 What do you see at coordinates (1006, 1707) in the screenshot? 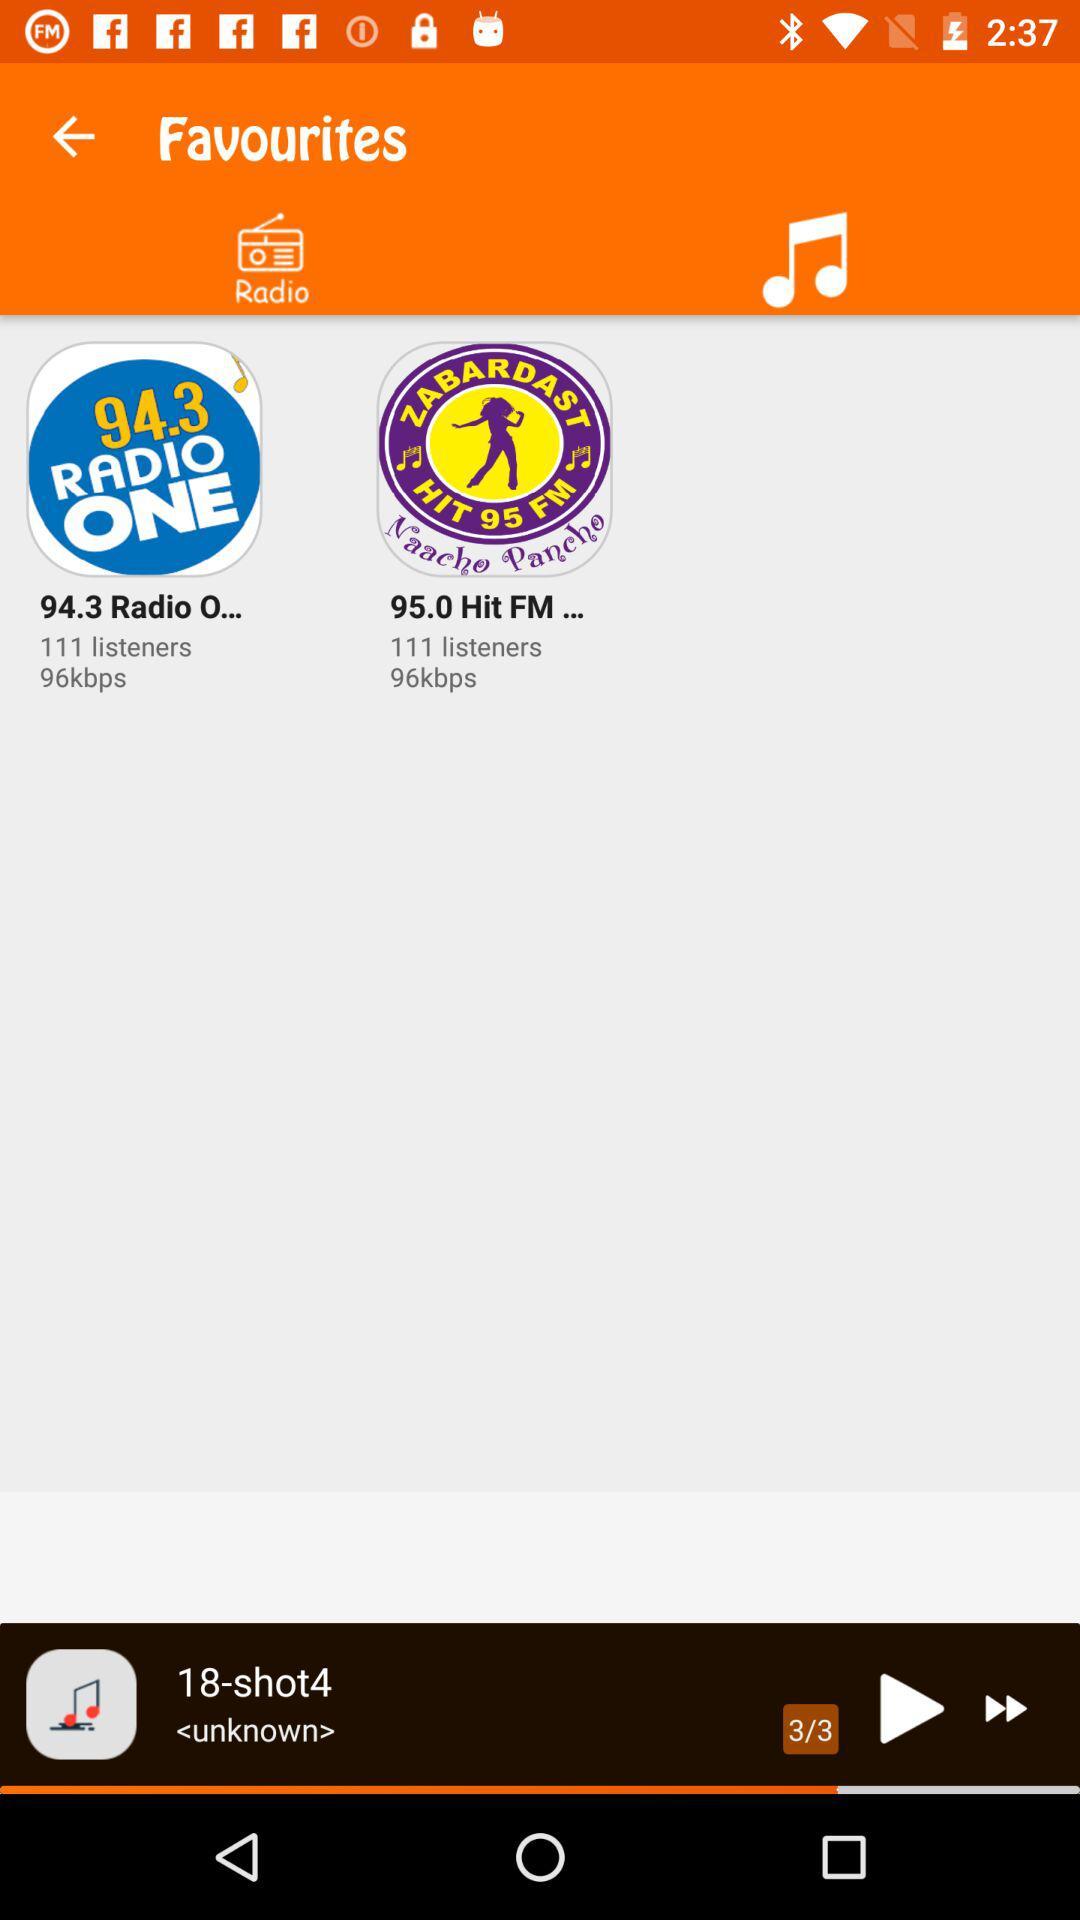
I see `fast forward` at bounding box center [1006, 1707].